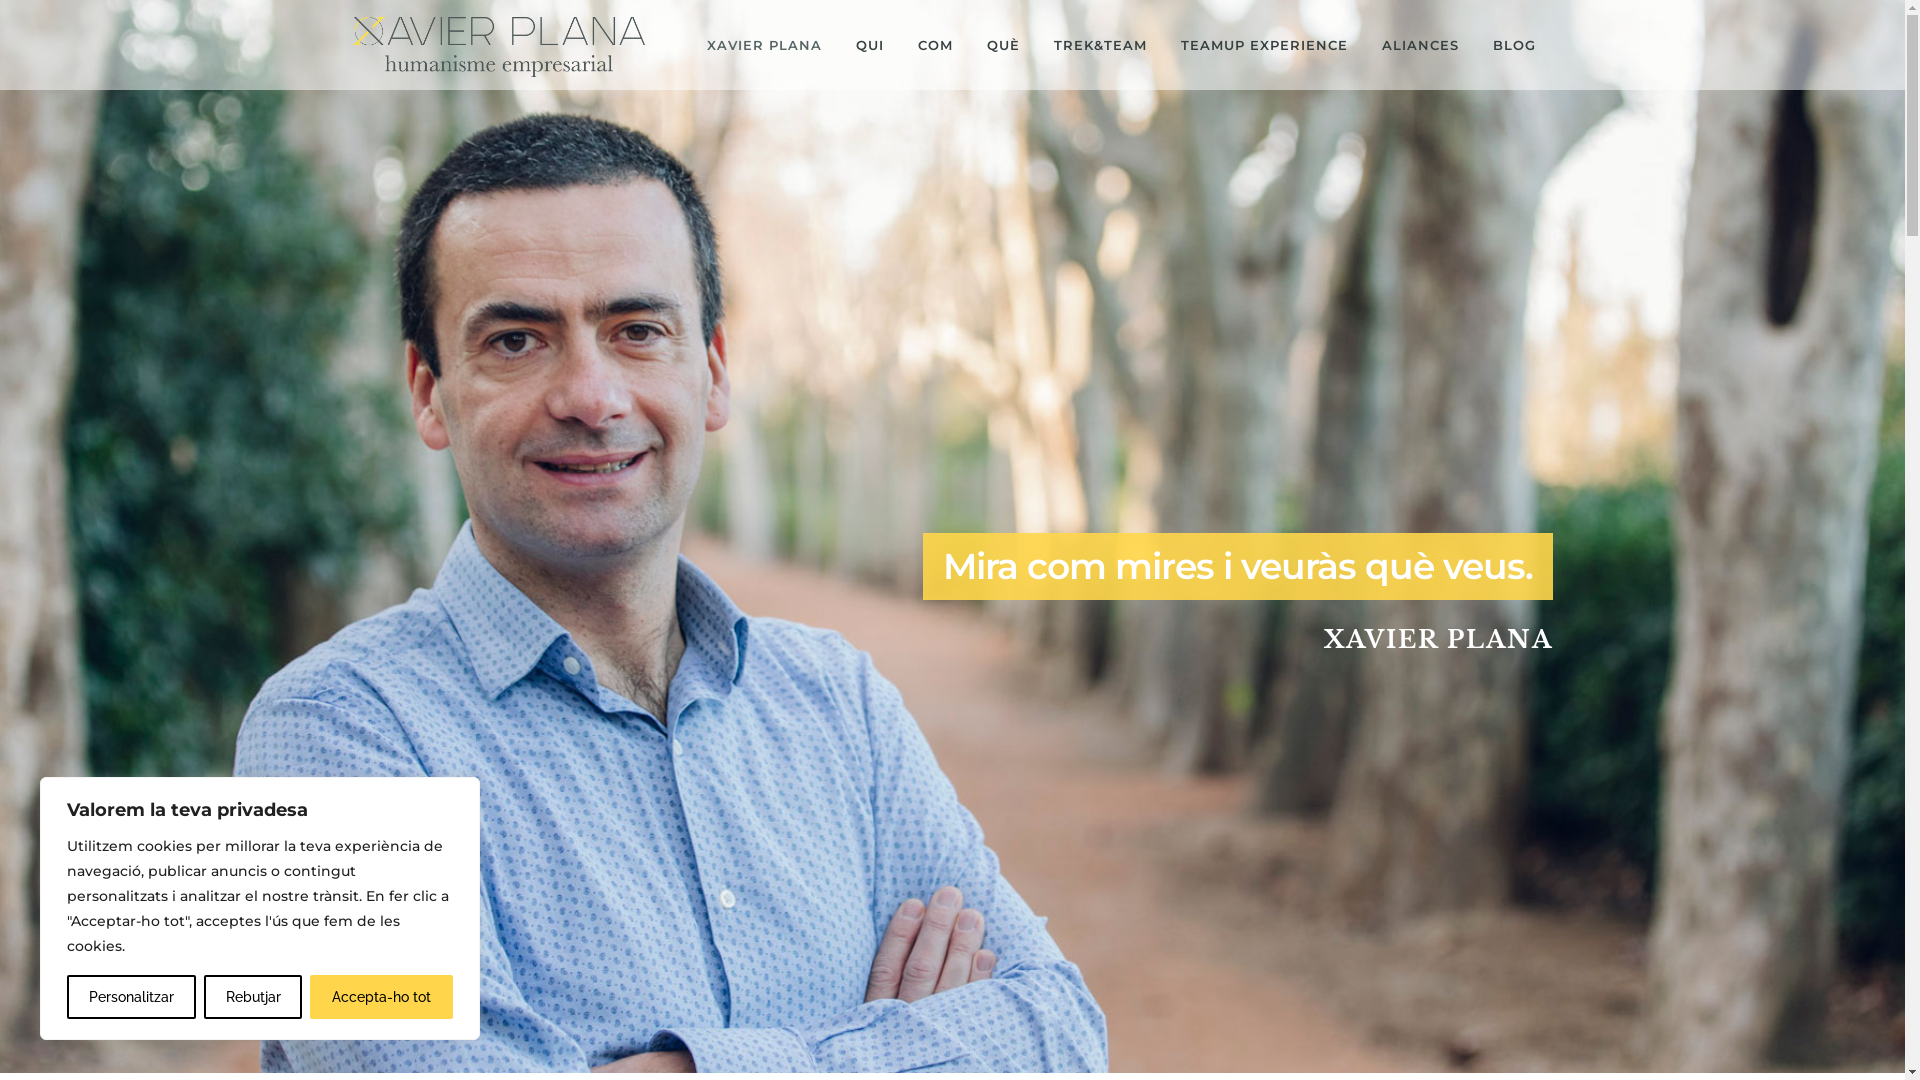 The image size is (1920, 1080). Describe the element at coordinates (252, 996) in the screenshot. I see `'Rebutjar'` at that location.